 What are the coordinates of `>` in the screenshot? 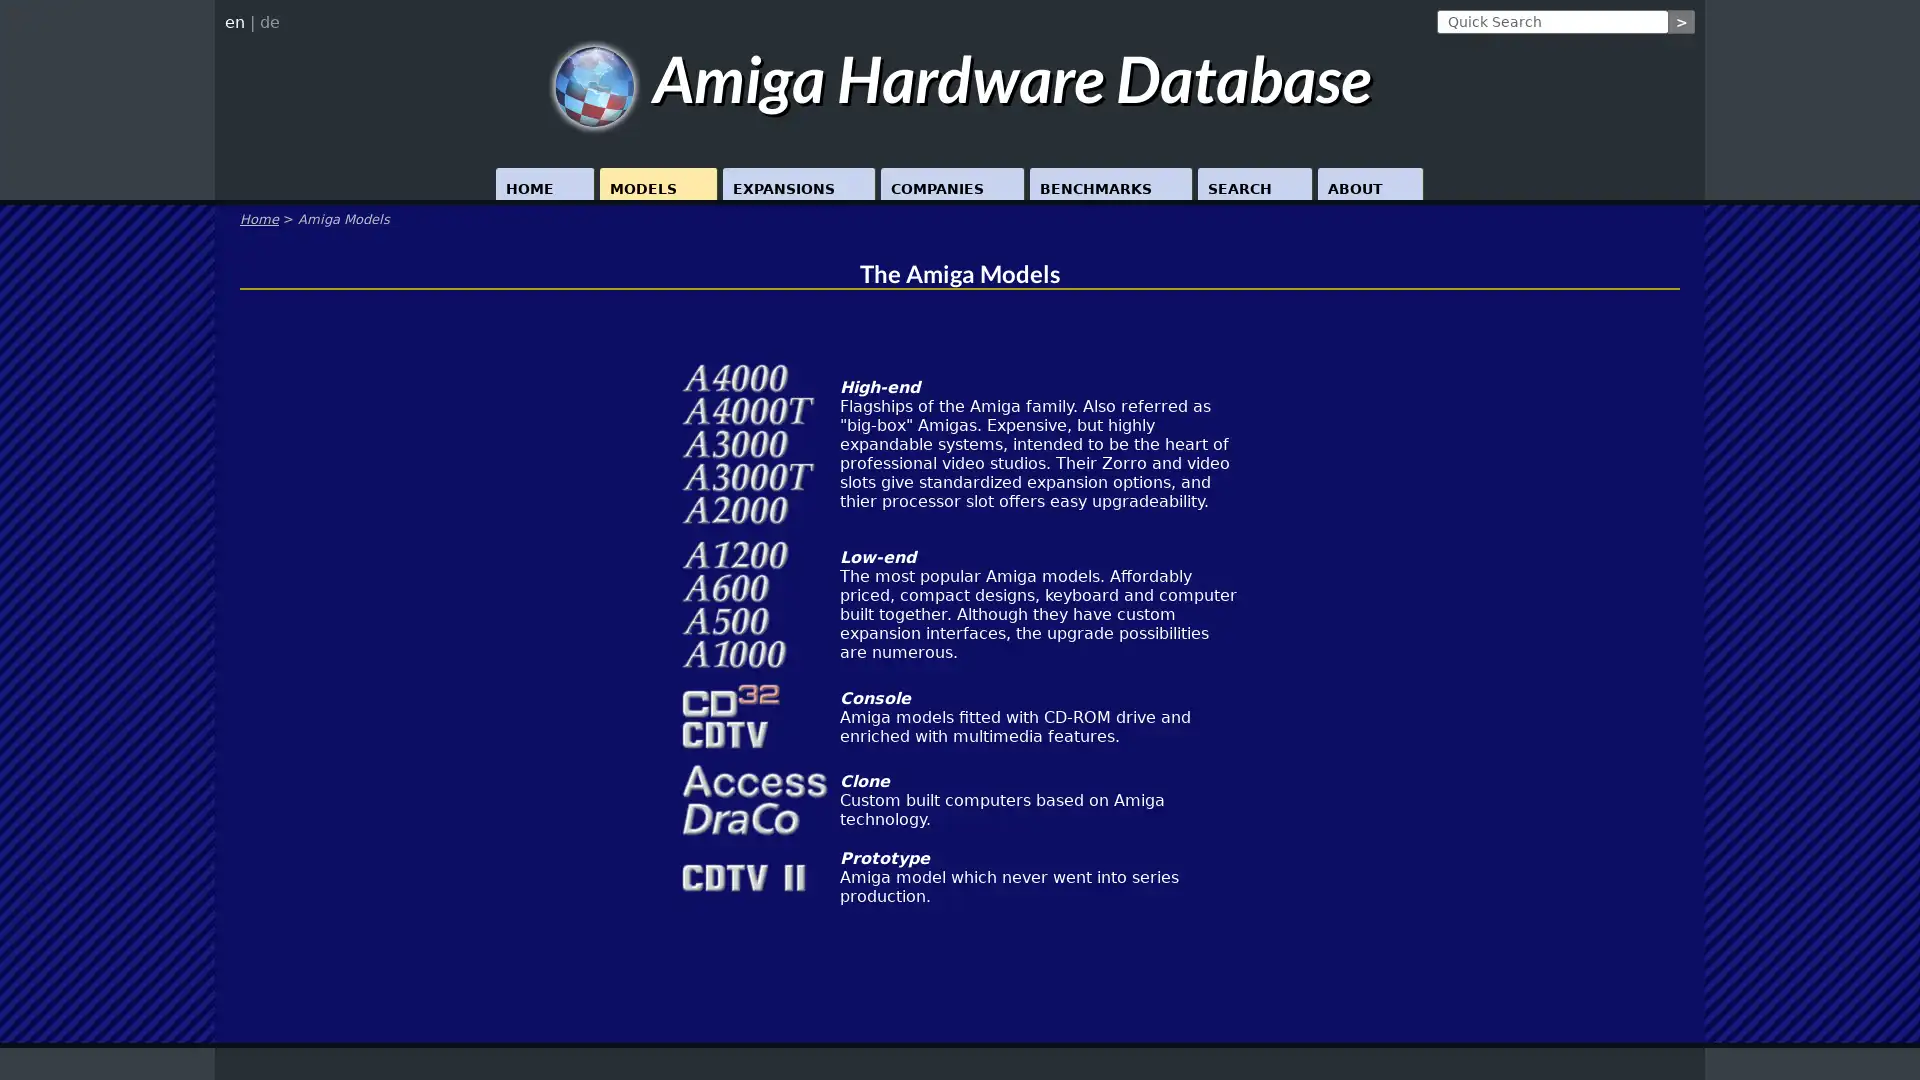 It's located at (1680, 22).